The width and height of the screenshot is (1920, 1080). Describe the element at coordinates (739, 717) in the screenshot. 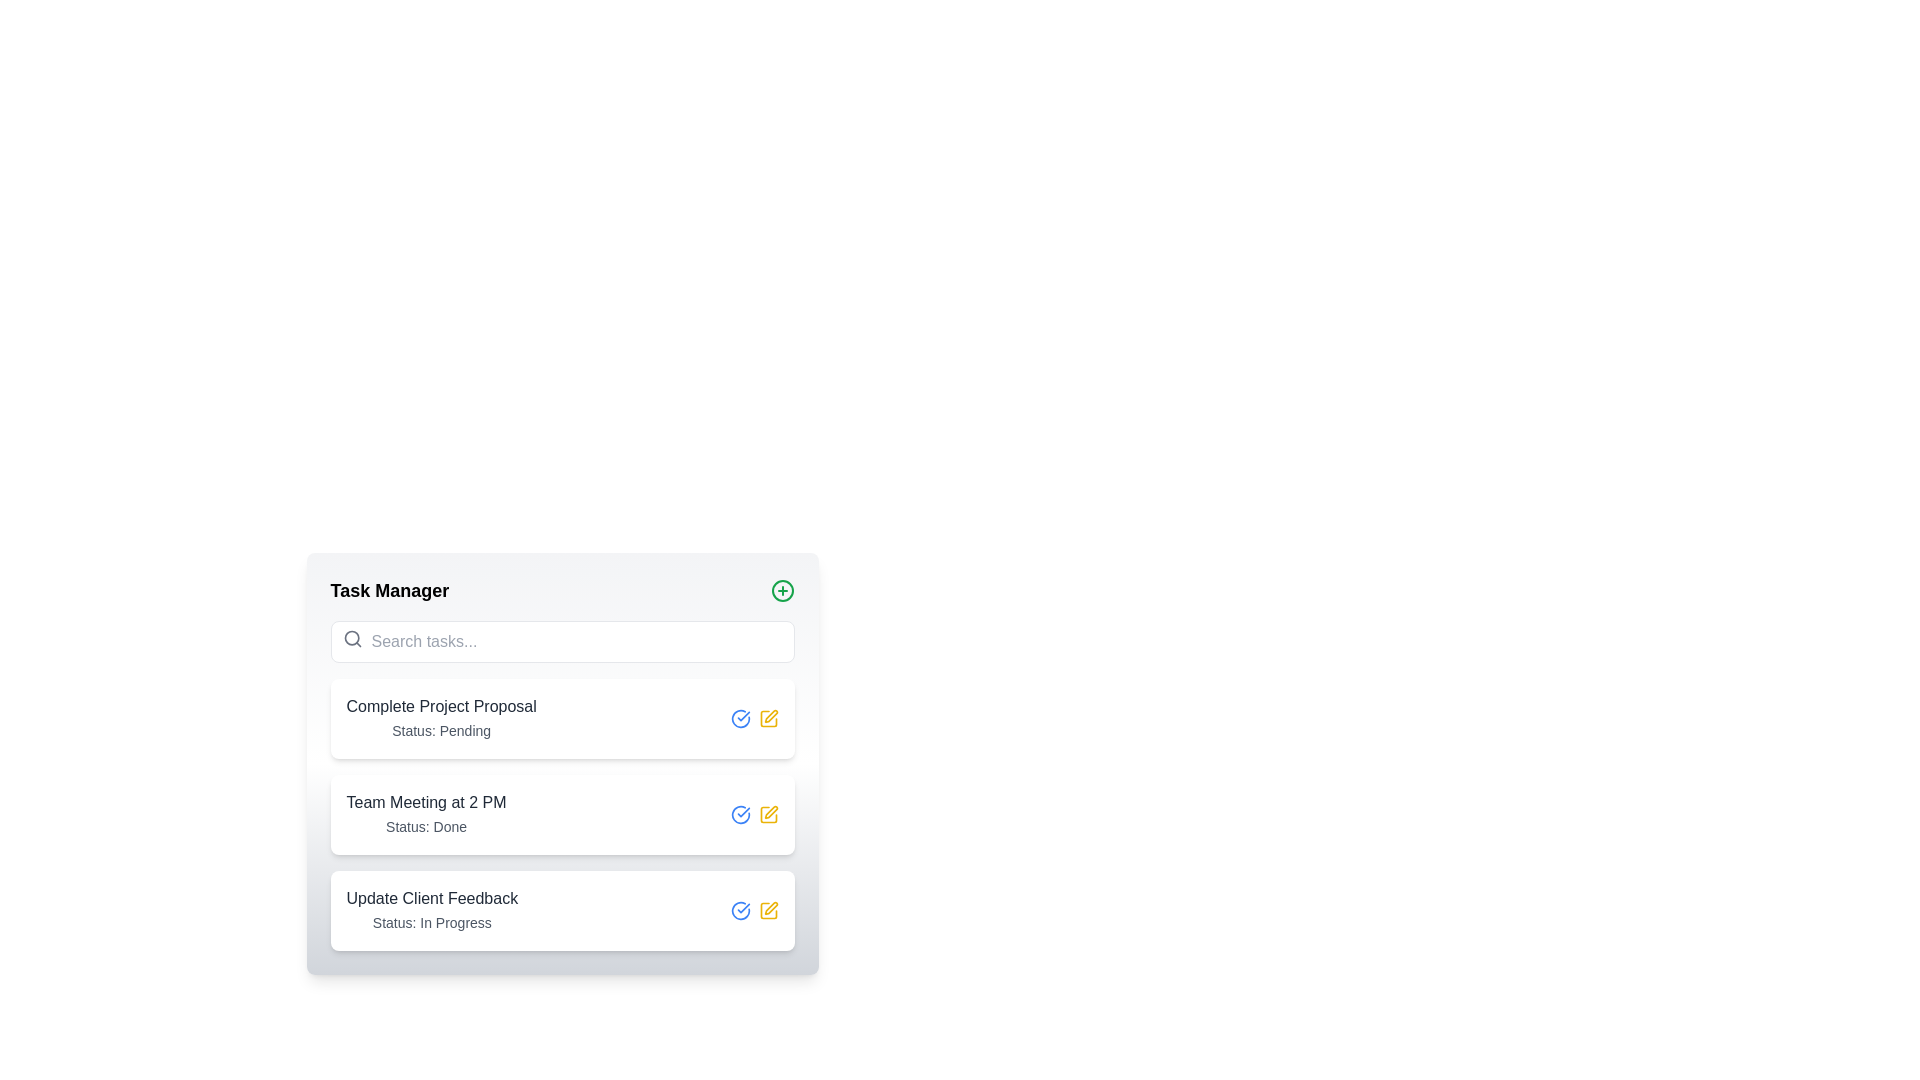

I see `the circular blue icon with a checkmark located to the left of the yellow 'edit' icon for the task 'Complete Project Proposal.'` at that location.